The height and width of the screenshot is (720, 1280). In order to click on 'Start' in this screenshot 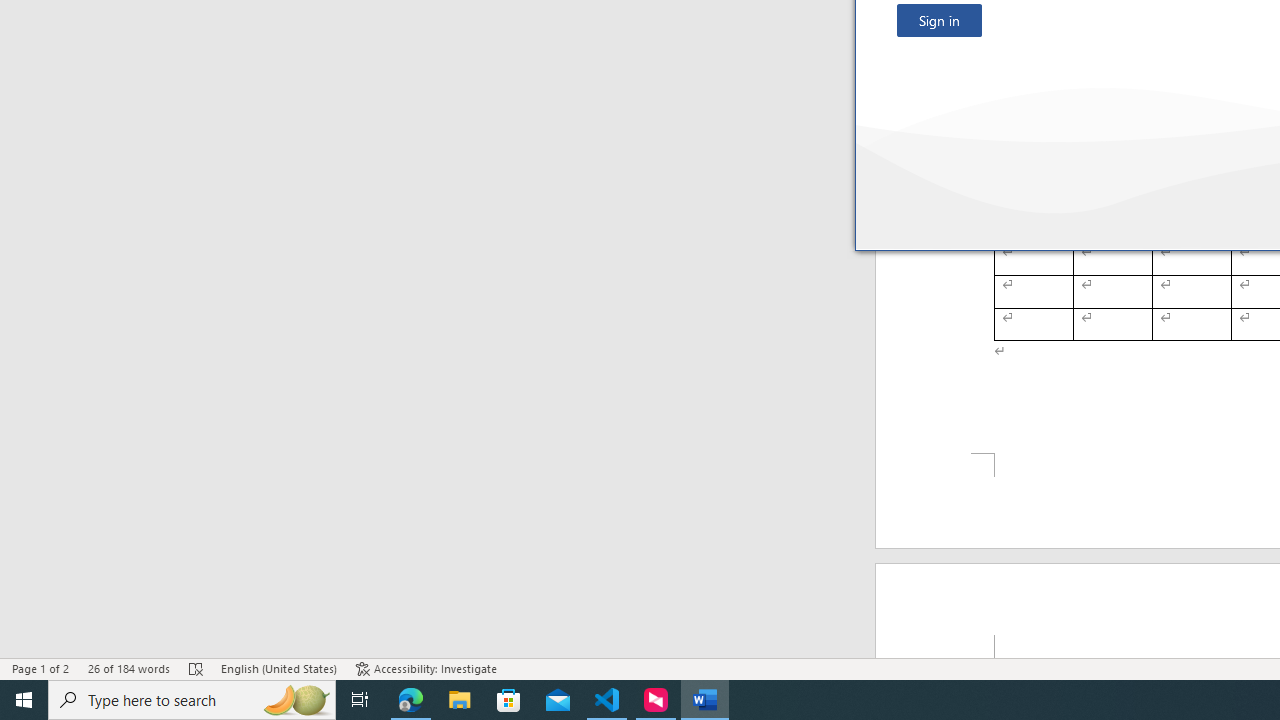, I will do `click(24, 698)`.